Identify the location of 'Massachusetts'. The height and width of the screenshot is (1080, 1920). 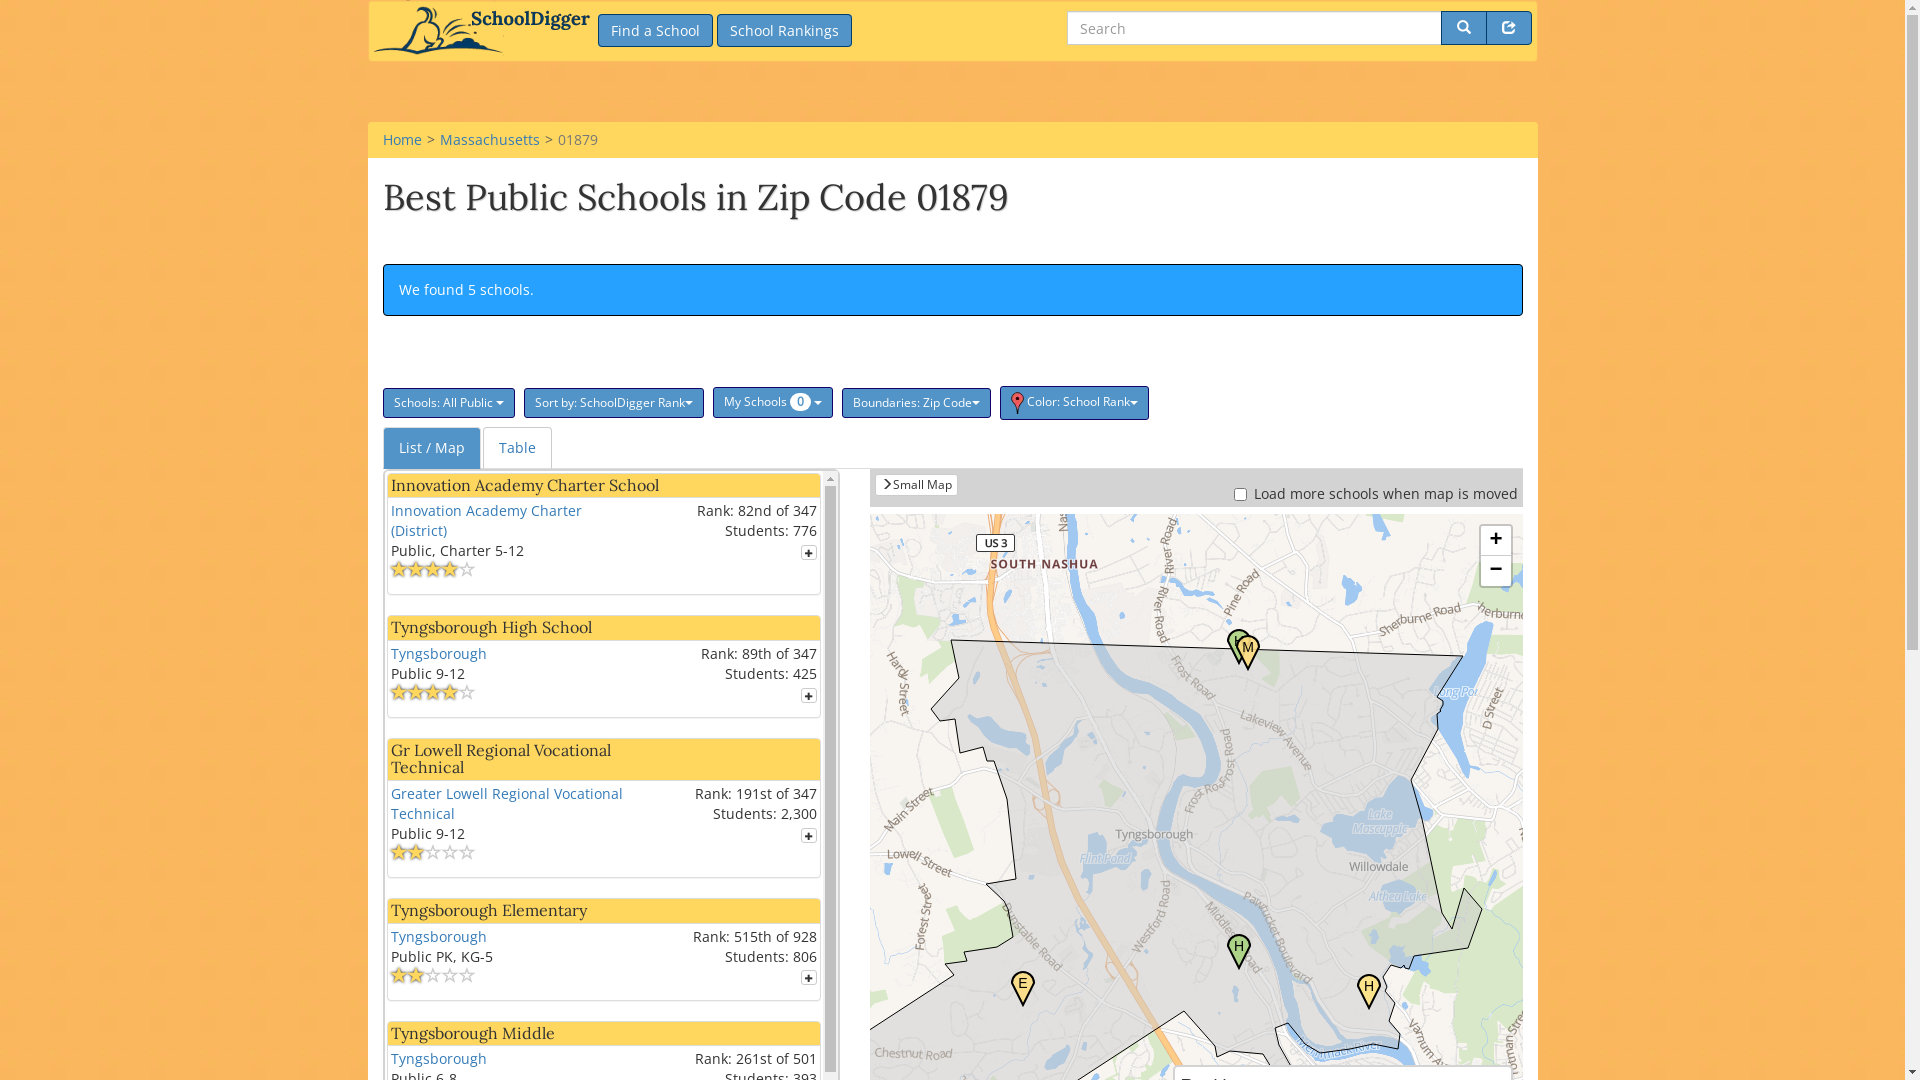
(489, 138).